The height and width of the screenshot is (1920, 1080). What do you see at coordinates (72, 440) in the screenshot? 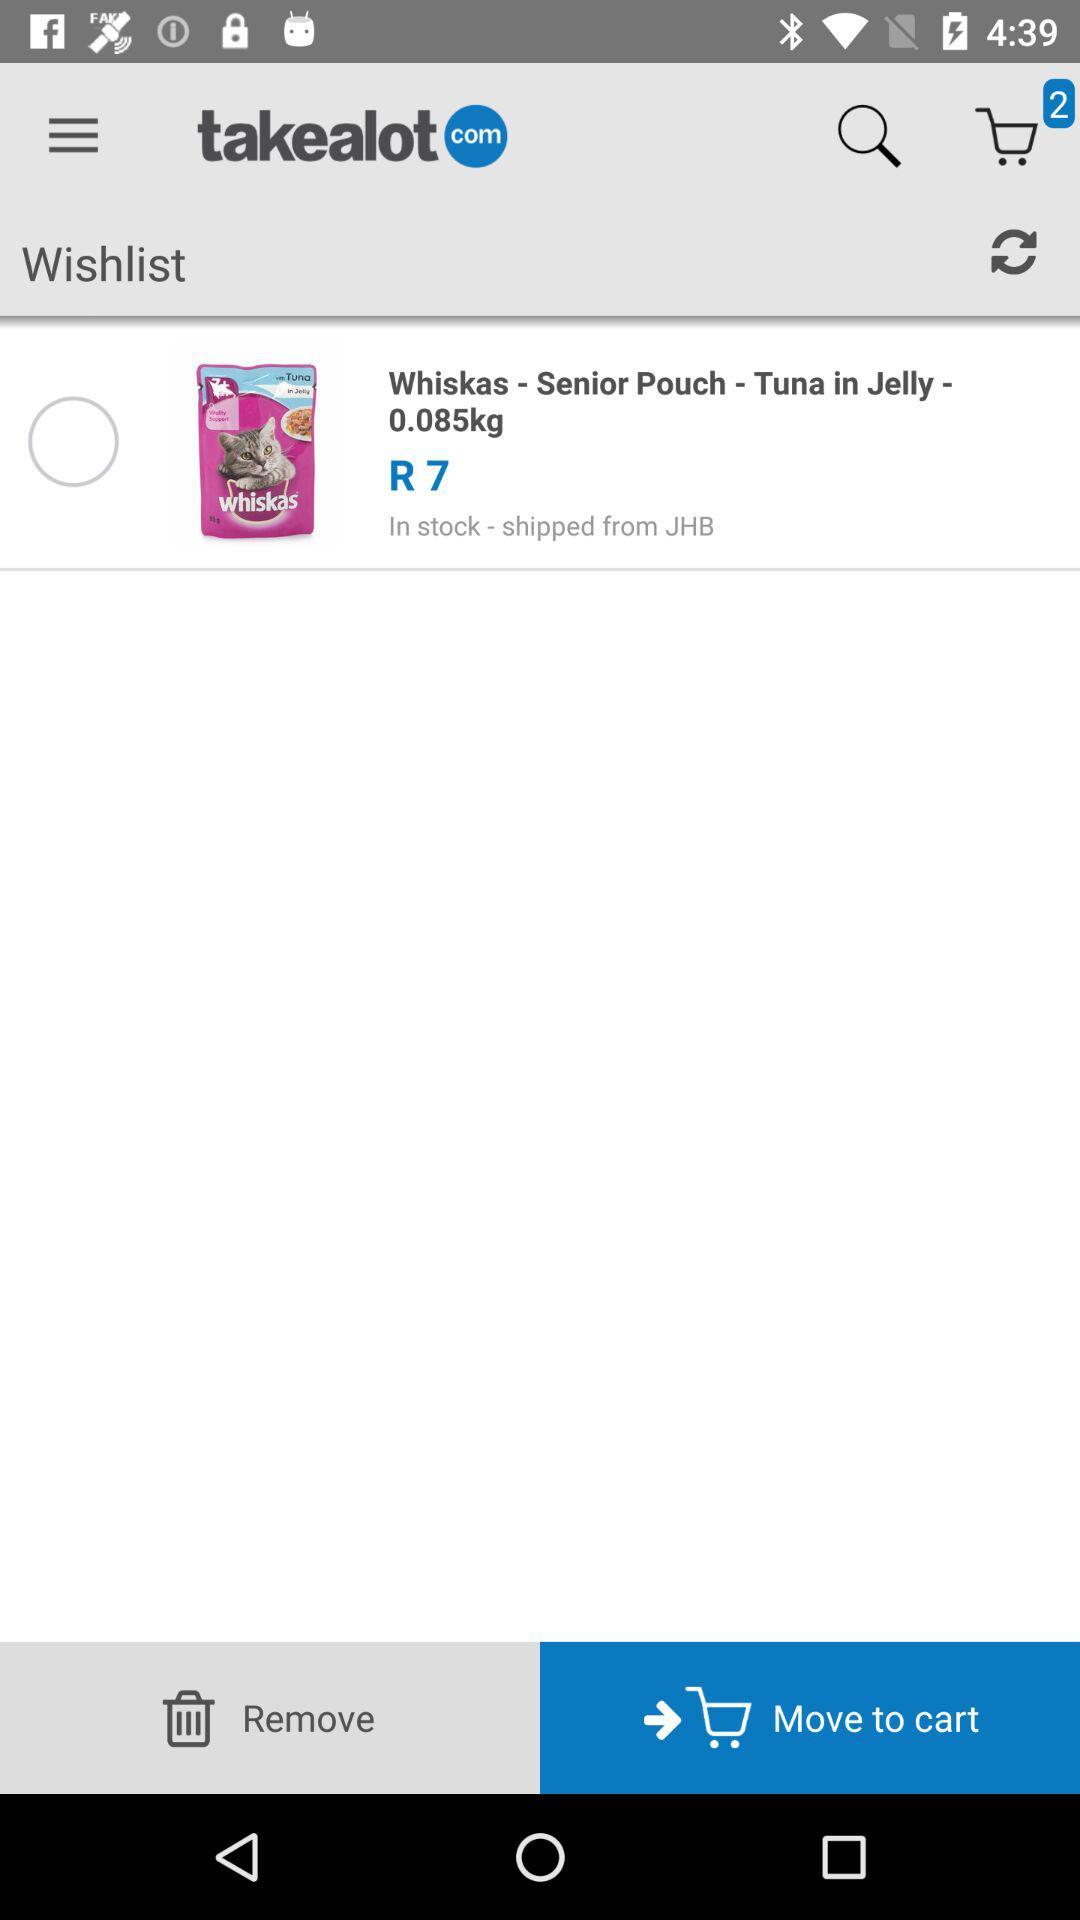
I see `its a bullet box which you click to select some item` at bounding box center [72, 440].